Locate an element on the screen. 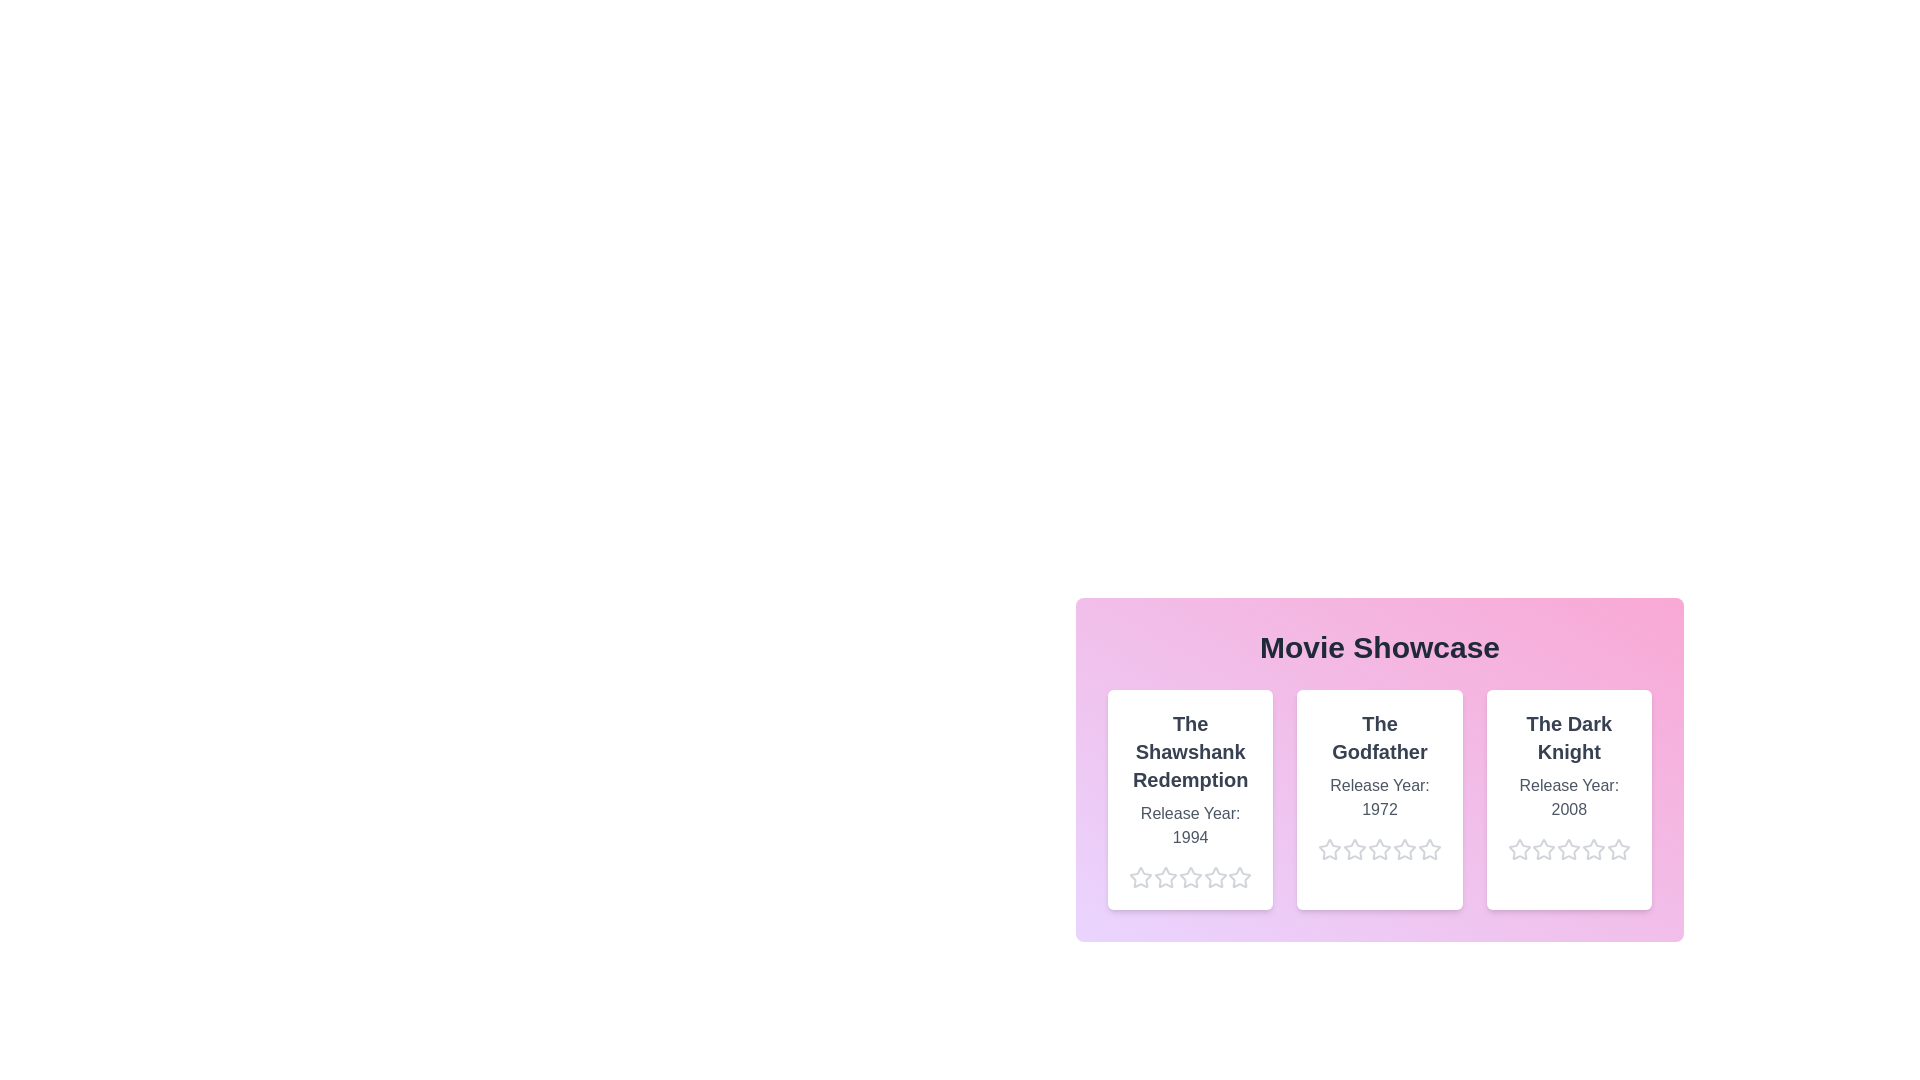  the star corresponding to 4 stars for the movie The Godfather is located at coordinates (1391, 849).